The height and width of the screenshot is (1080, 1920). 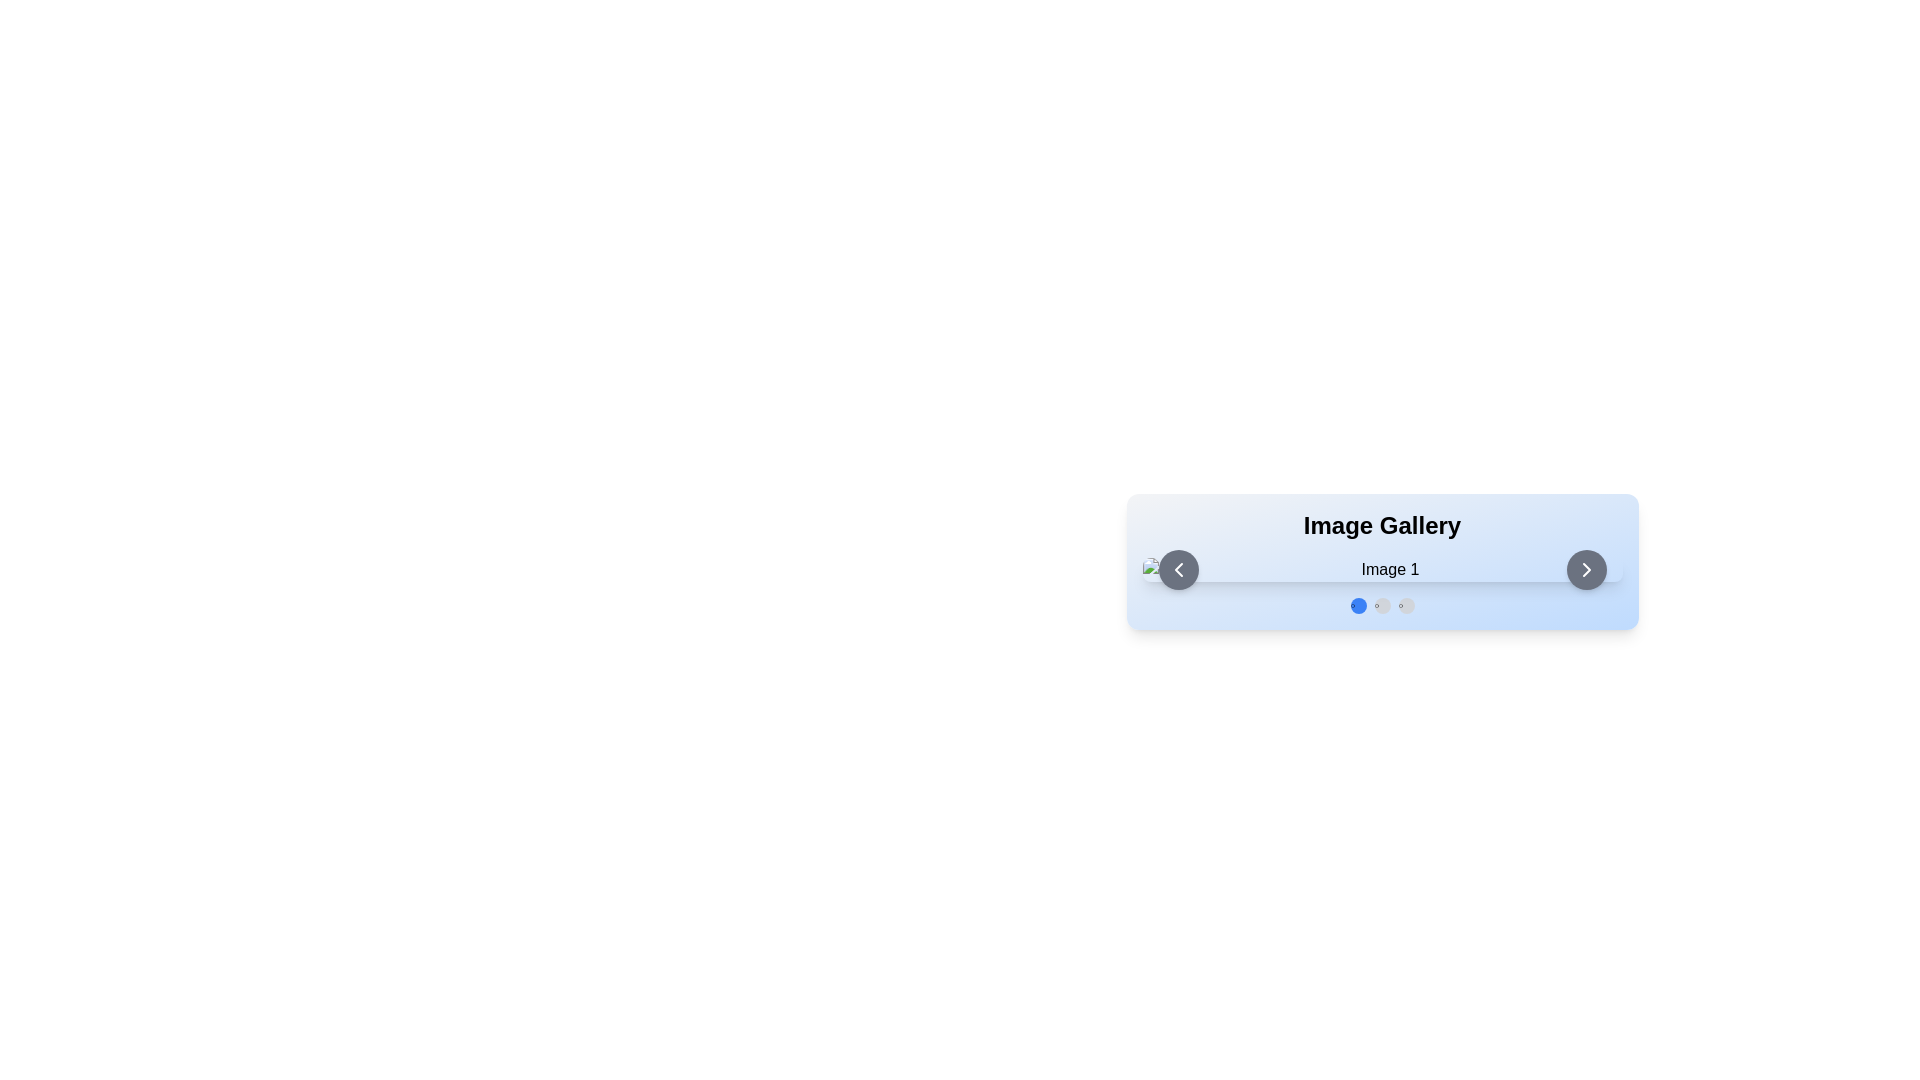 I want to click on the blue circle of the pagination indicator group located at the bottom of the 'Image Gallery' card, so click(x=1381, y=604).